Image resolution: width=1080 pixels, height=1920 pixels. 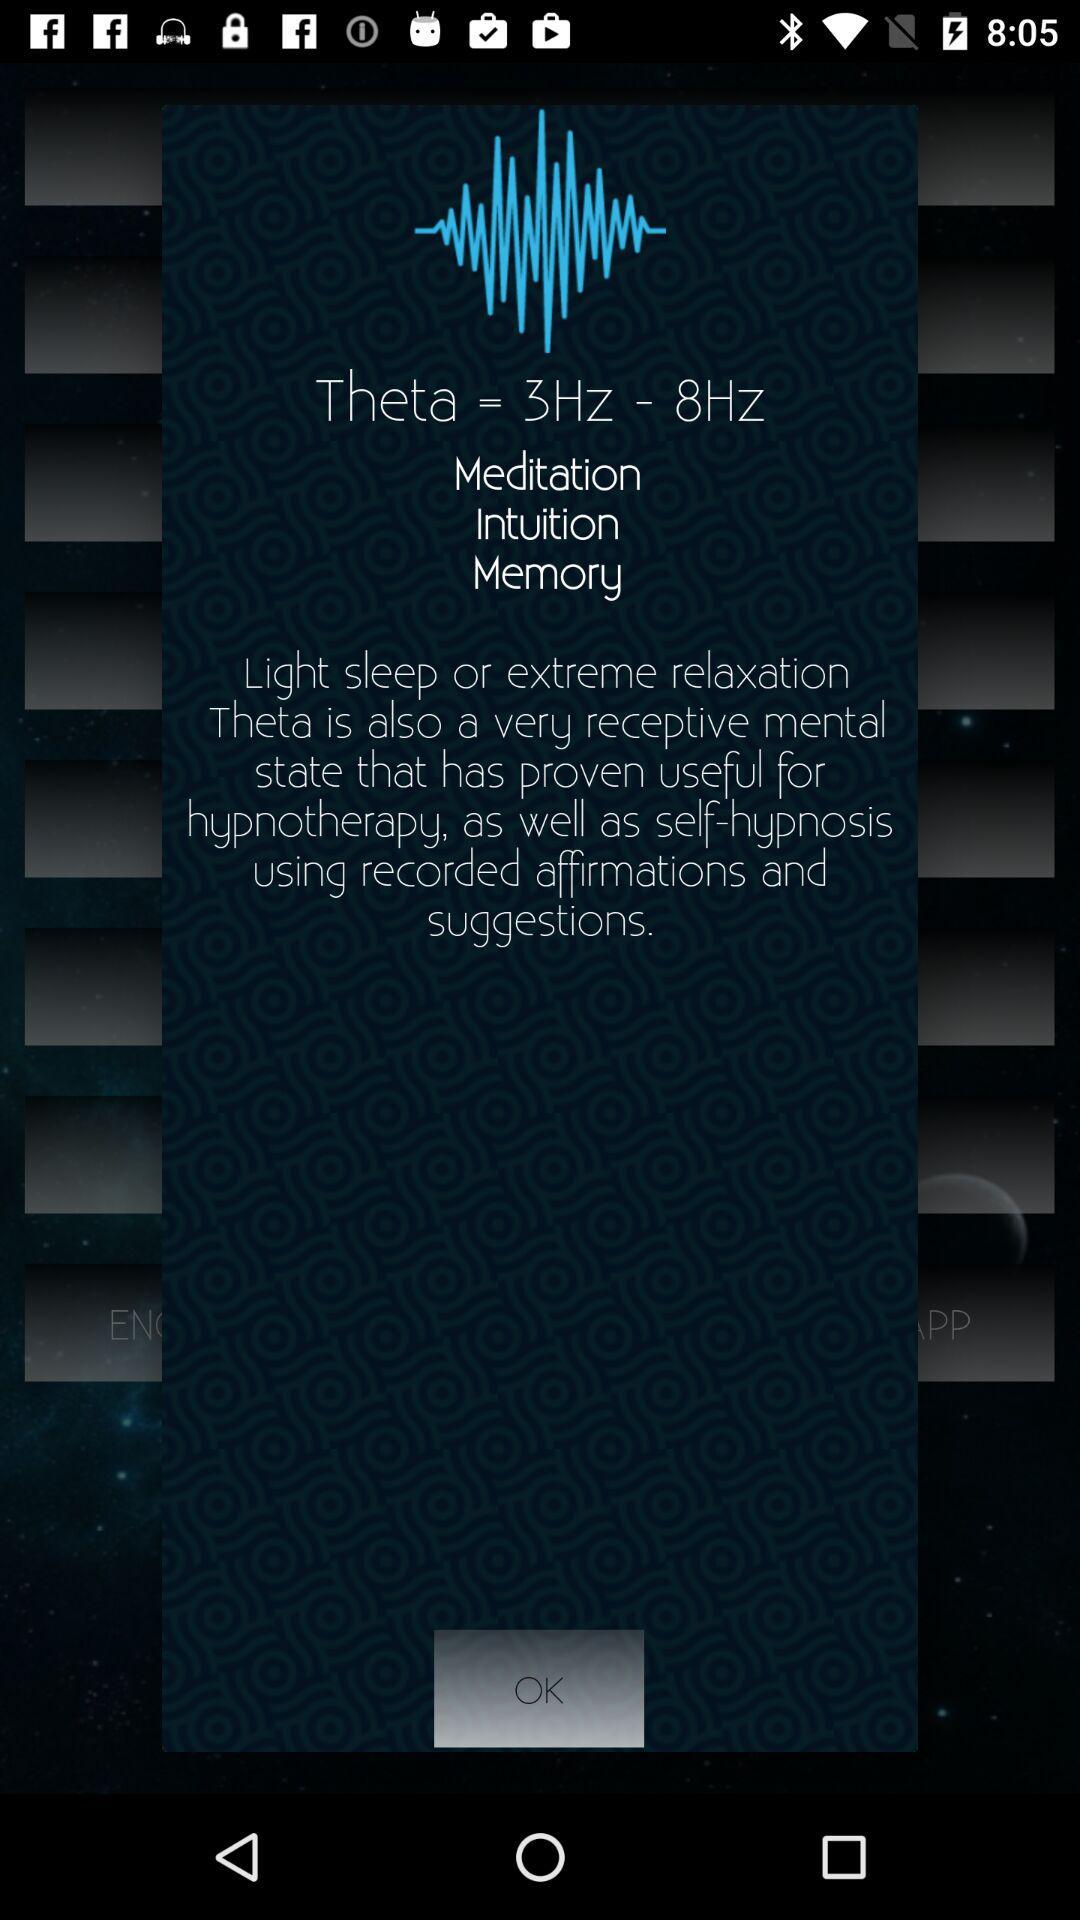 What do you see at coordinates (538, 1688) in the screenshot?
I see `item below meditation intuition memory app` at bounding box center [538, 1688].